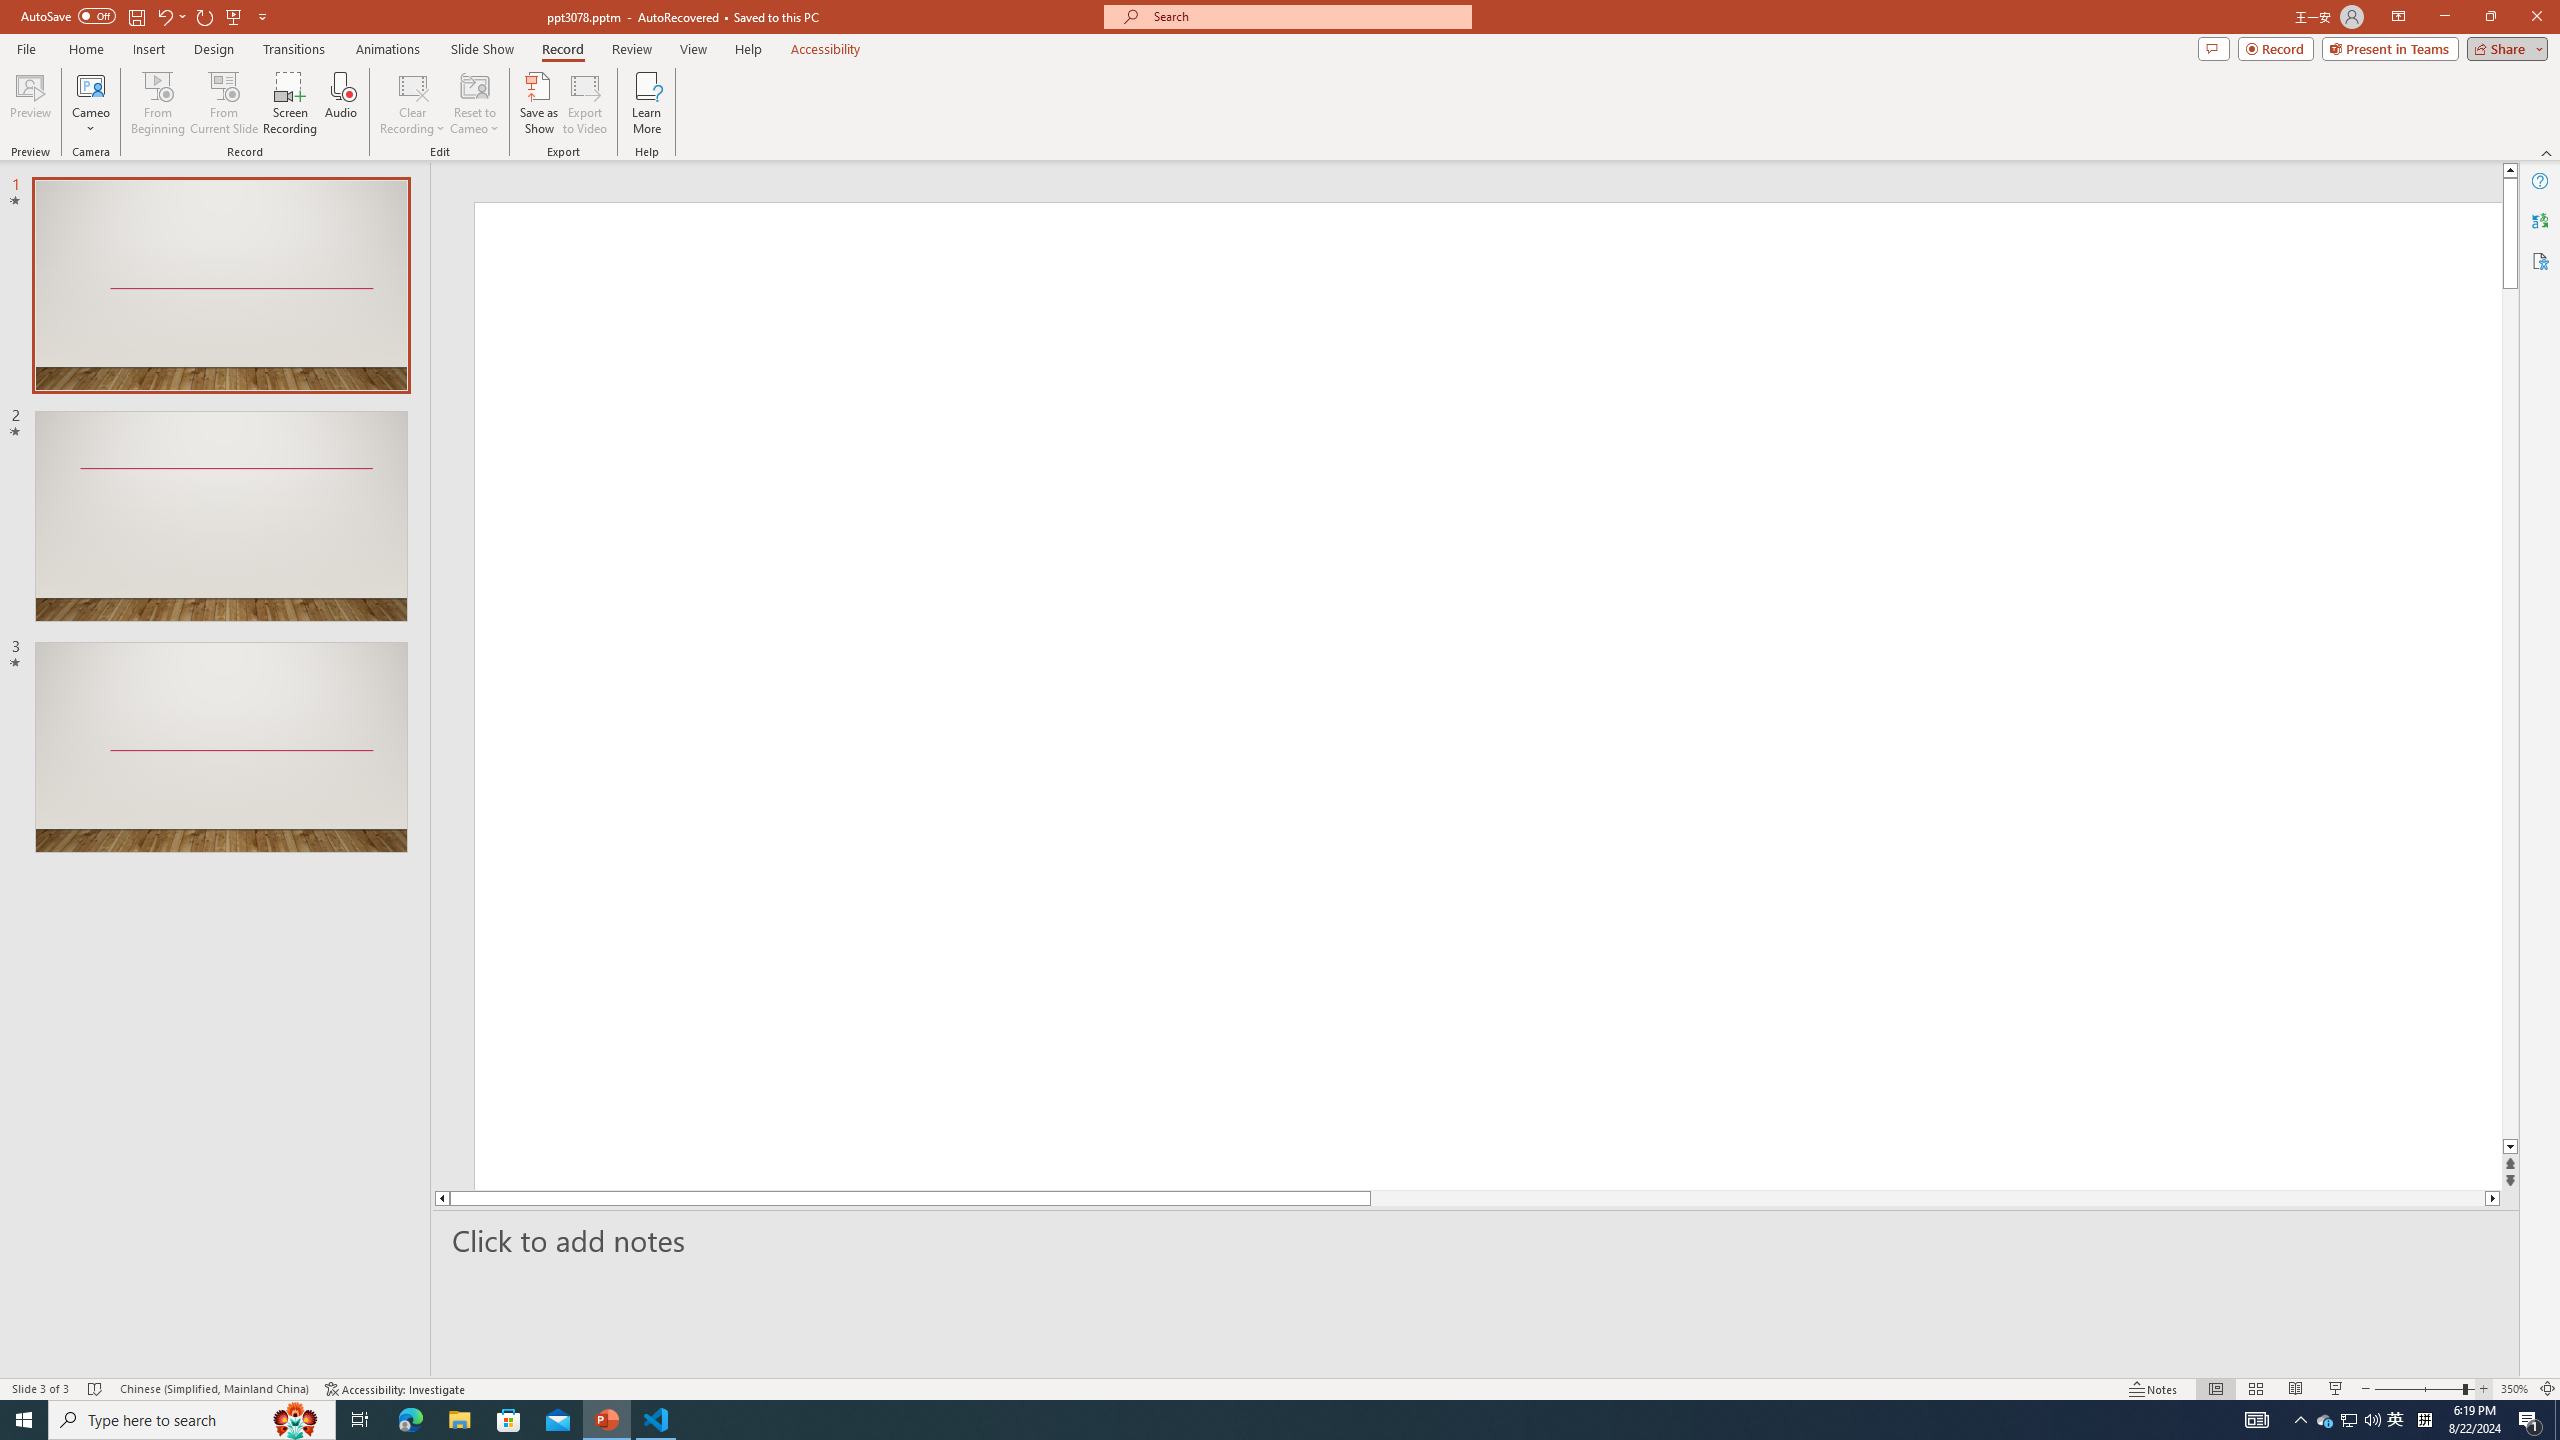 This screenshot has width=2560, height=1440. I want to click on 'Audio', so click(339, 103).